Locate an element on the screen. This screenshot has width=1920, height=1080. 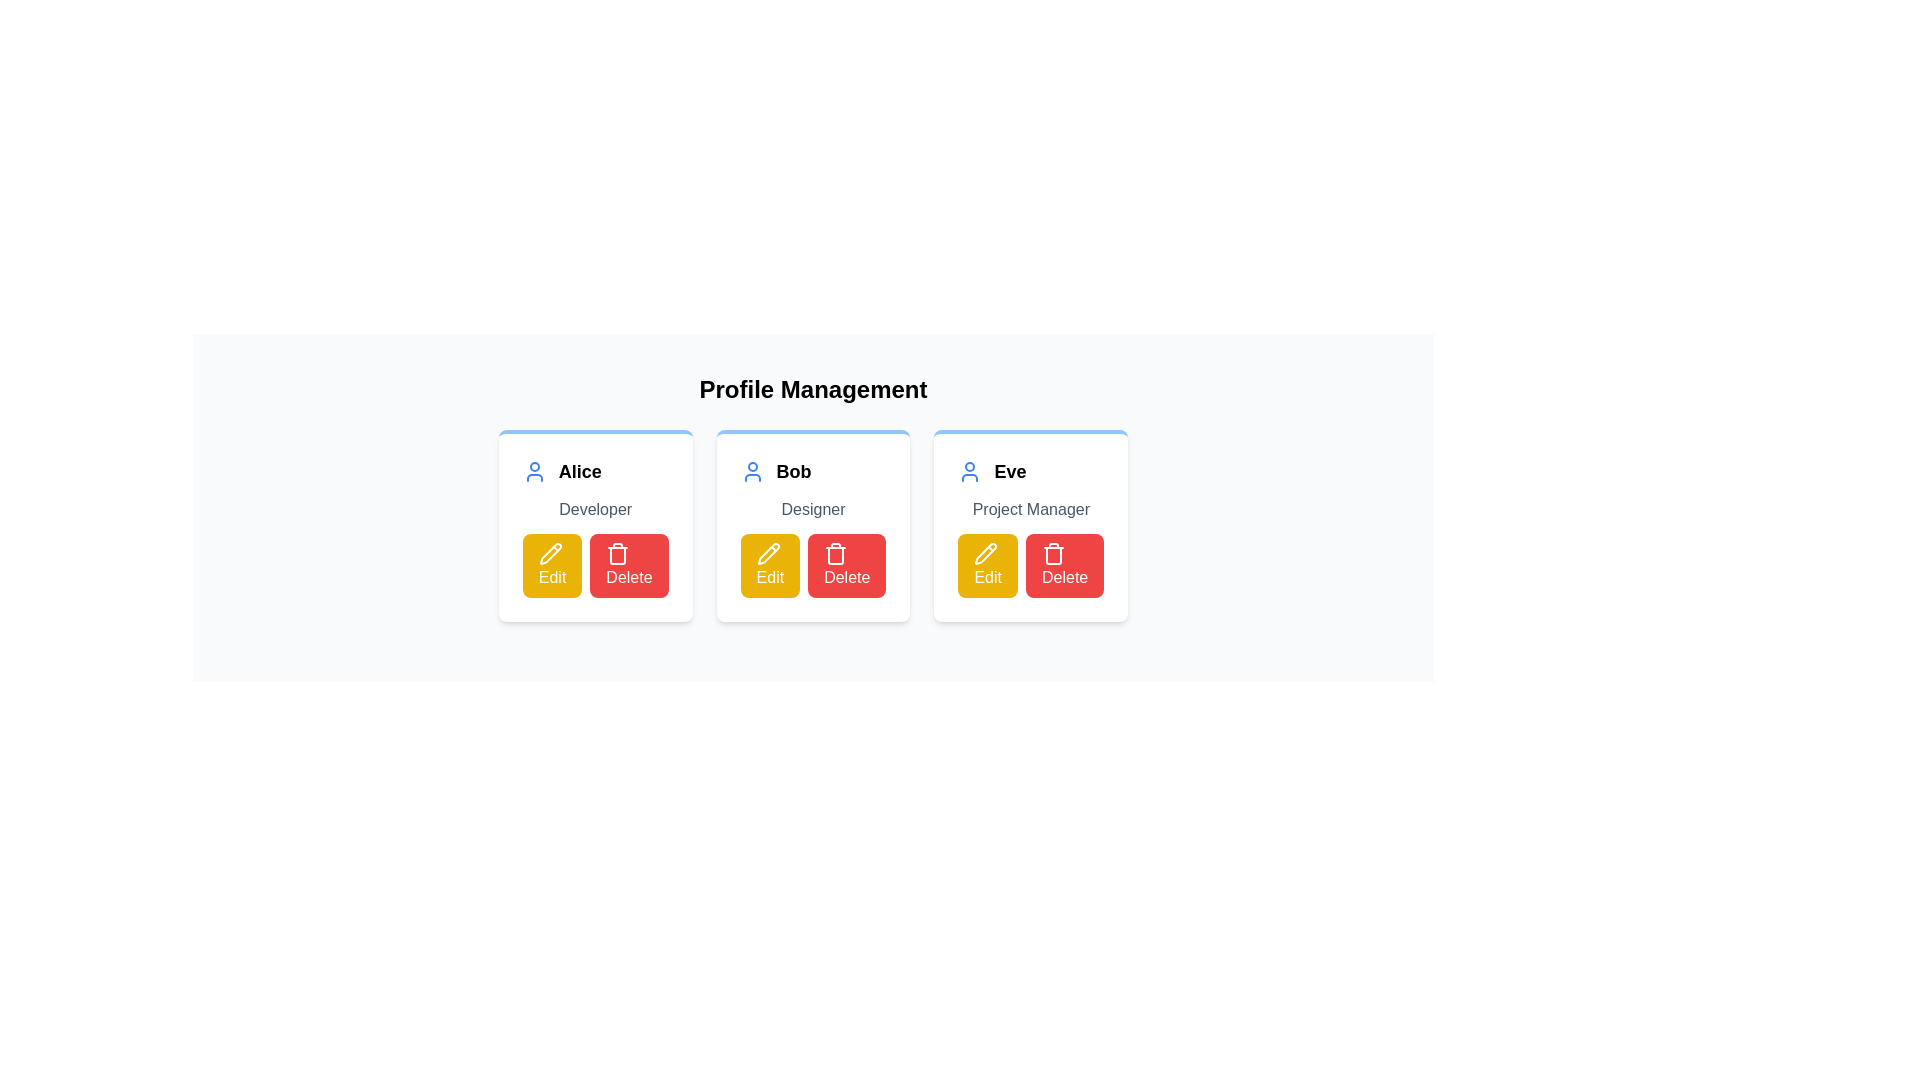
the delete button located at the bottom of the profile card titled 'Eve', which is the second button in a horizontal group of two buttons is located at coordinates (1064, 566).